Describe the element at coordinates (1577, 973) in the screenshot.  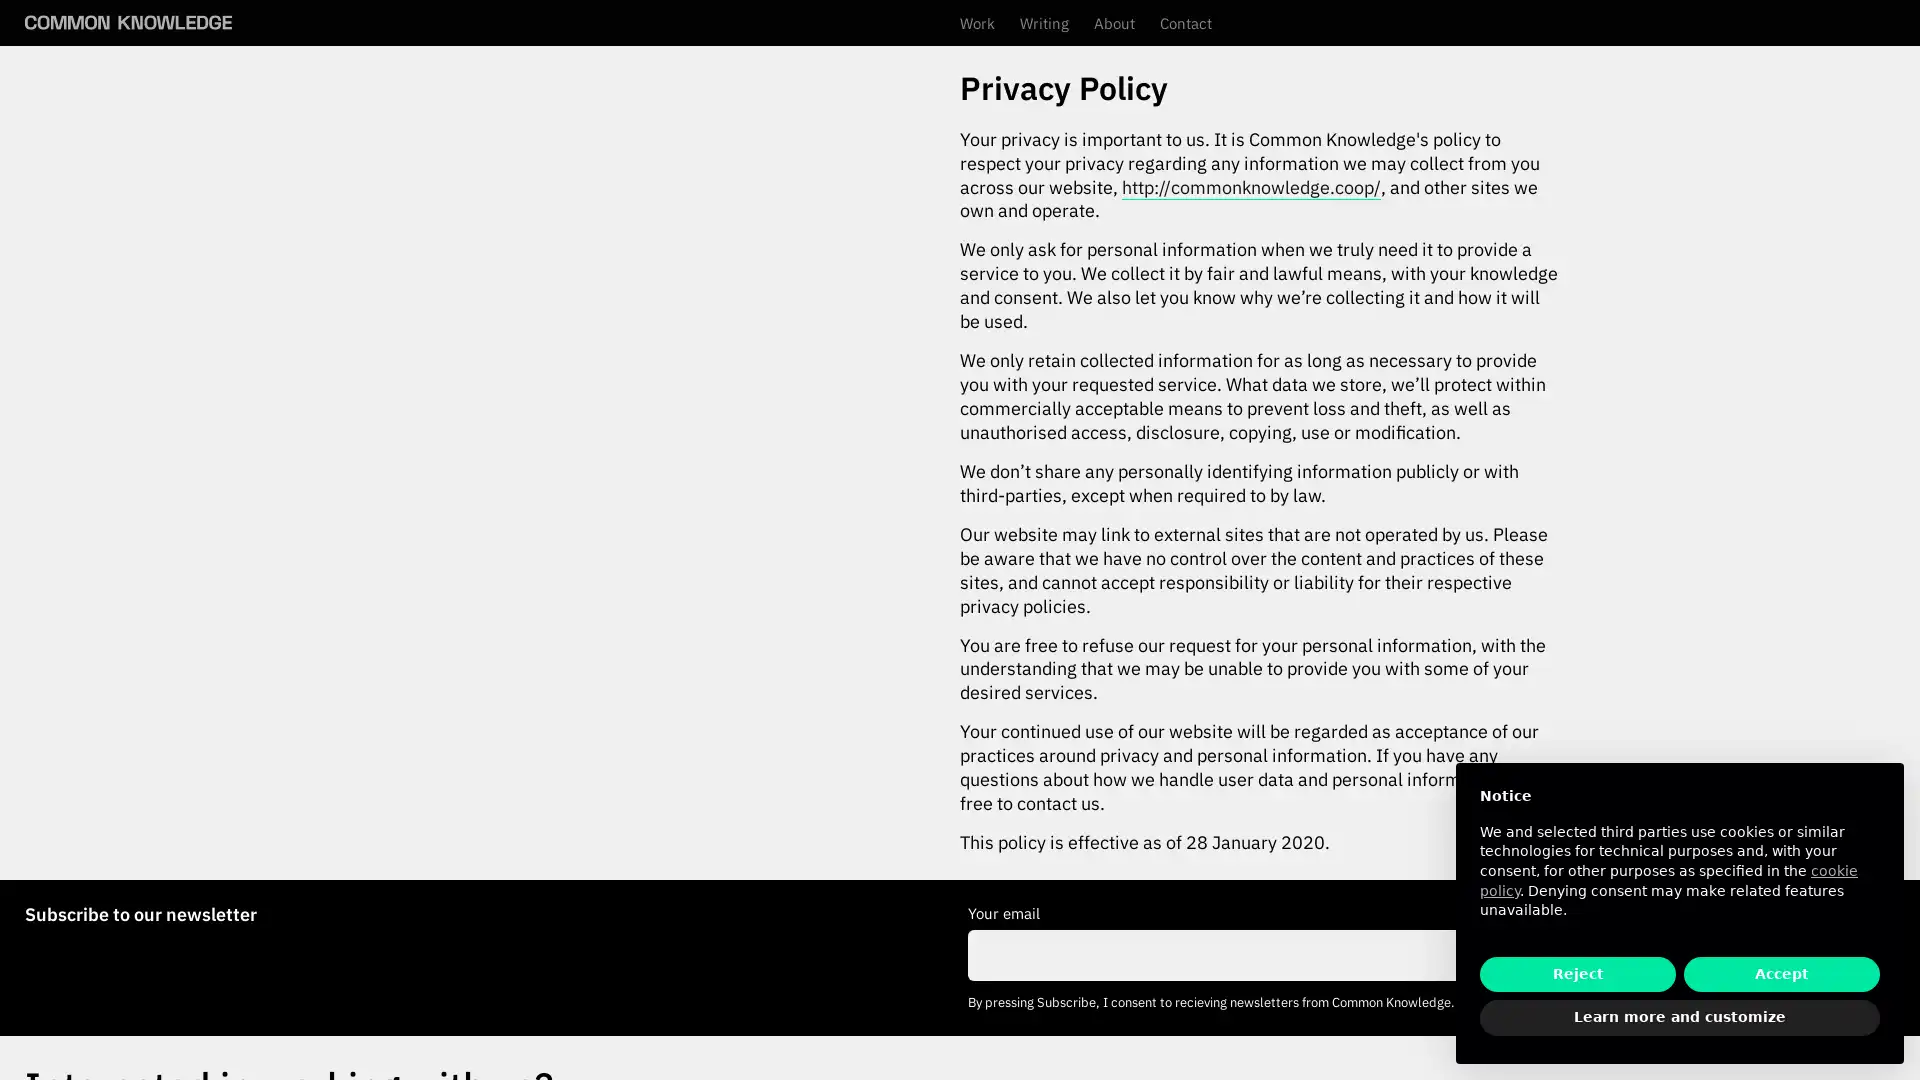
I see `Reject` at that location.